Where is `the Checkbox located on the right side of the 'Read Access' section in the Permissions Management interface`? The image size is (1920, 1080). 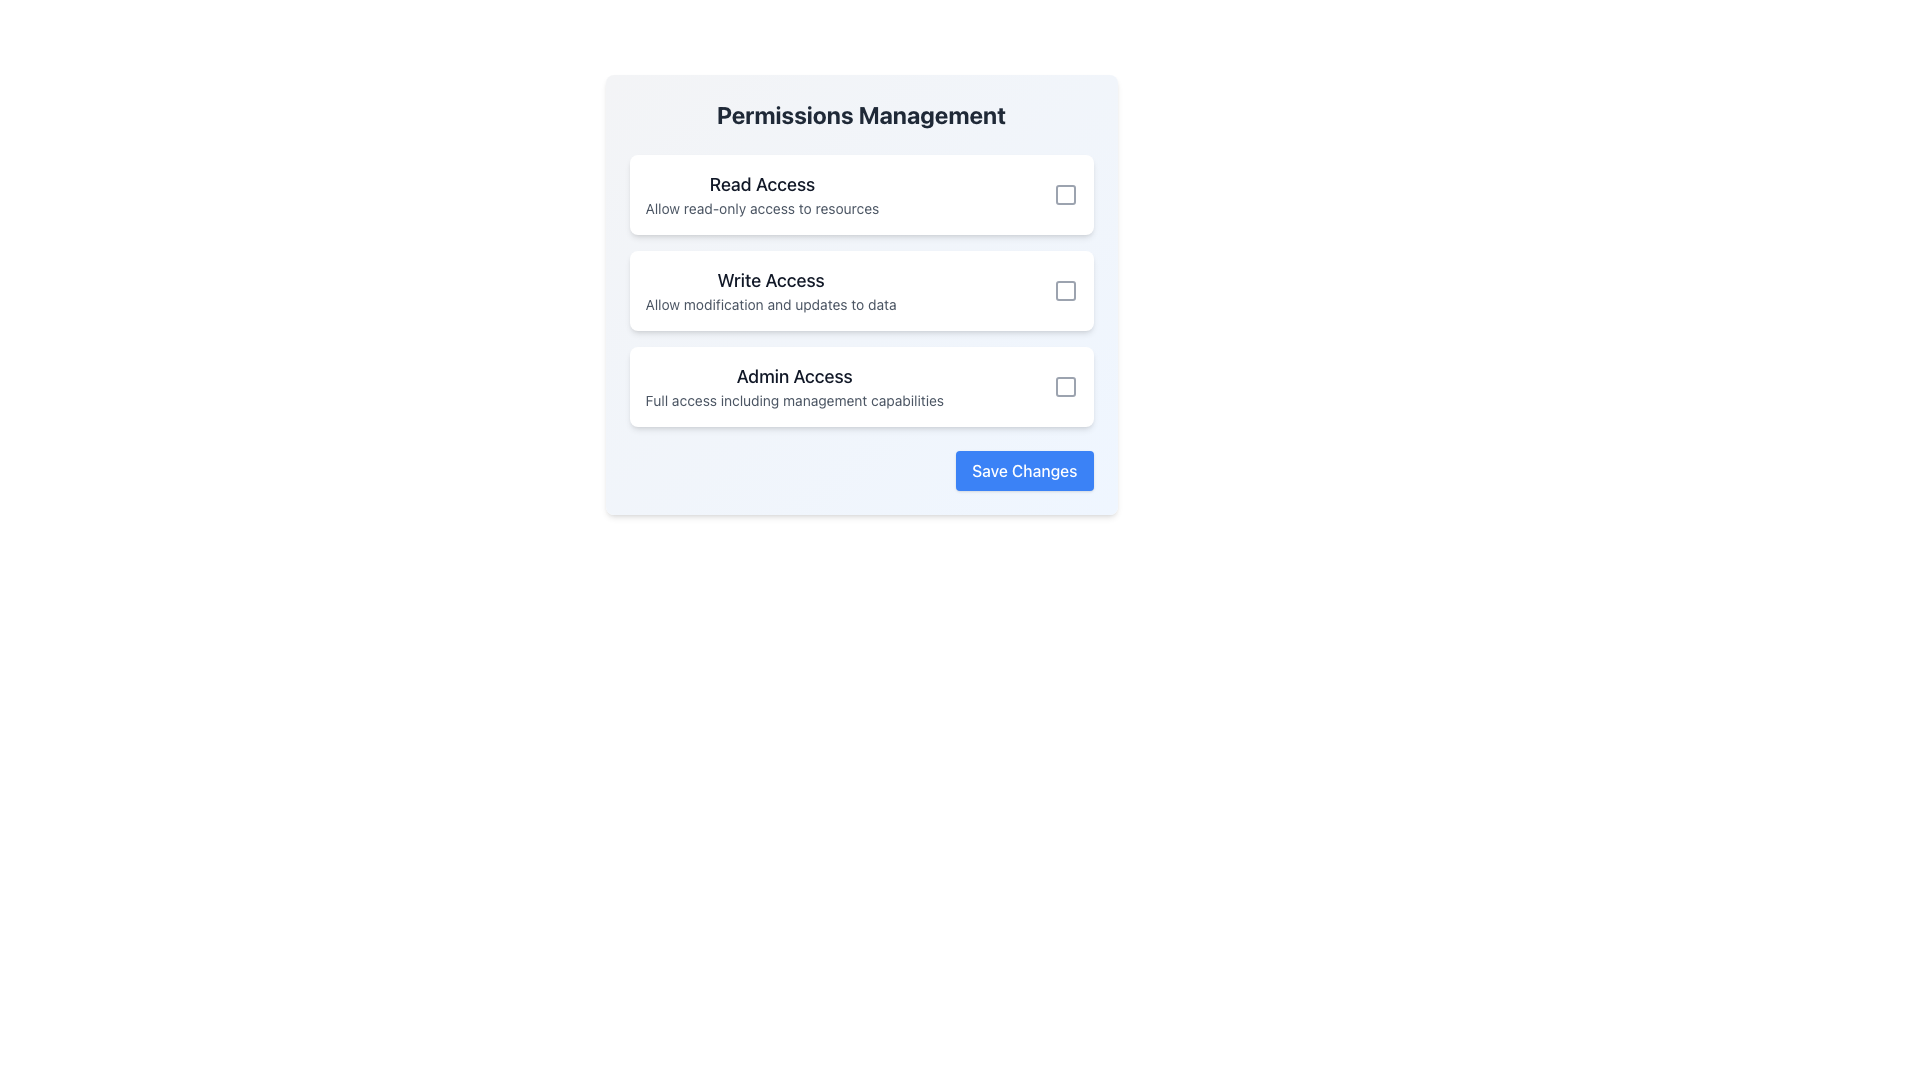
the Checkbox located on the right side of the 'Read Access' section in the Permissions Management interface is located at coordinates (1064, 195).